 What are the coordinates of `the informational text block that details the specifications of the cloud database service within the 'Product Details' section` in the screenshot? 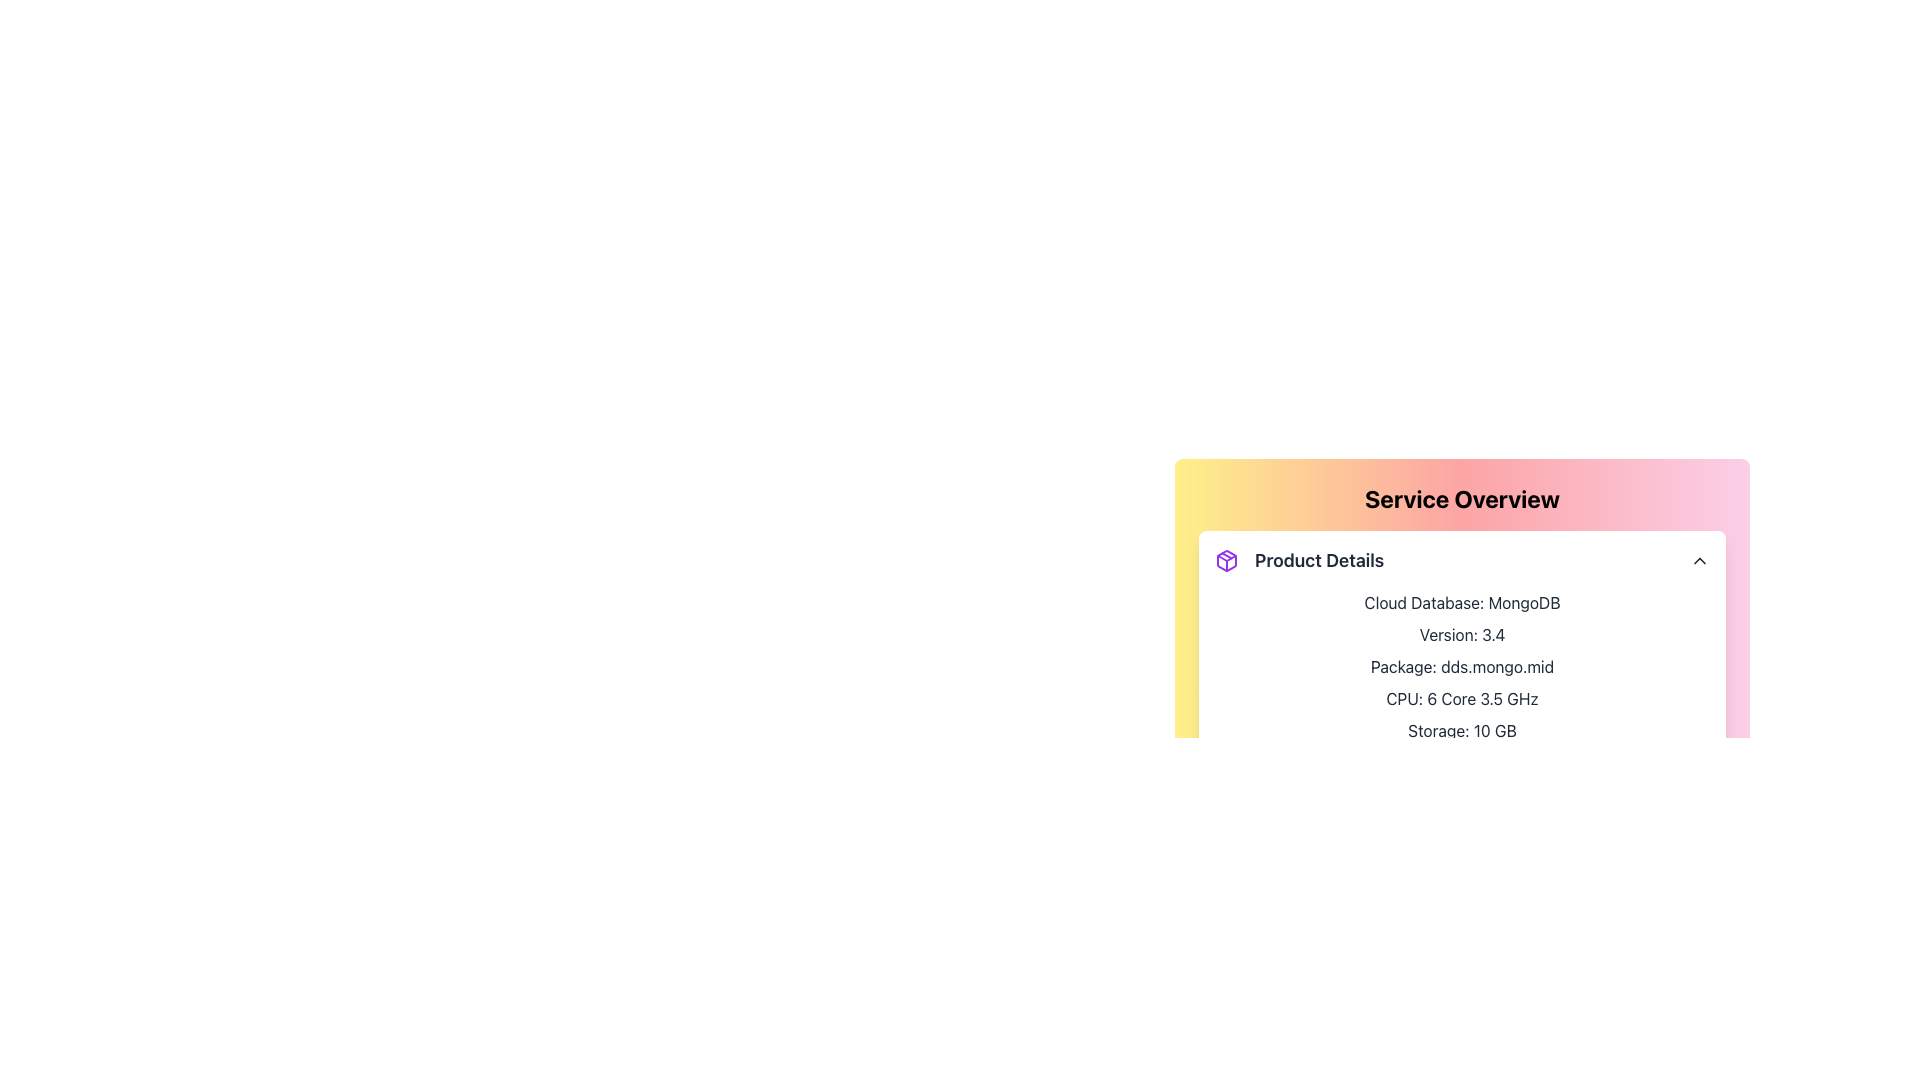 It's located at (1462, 667).